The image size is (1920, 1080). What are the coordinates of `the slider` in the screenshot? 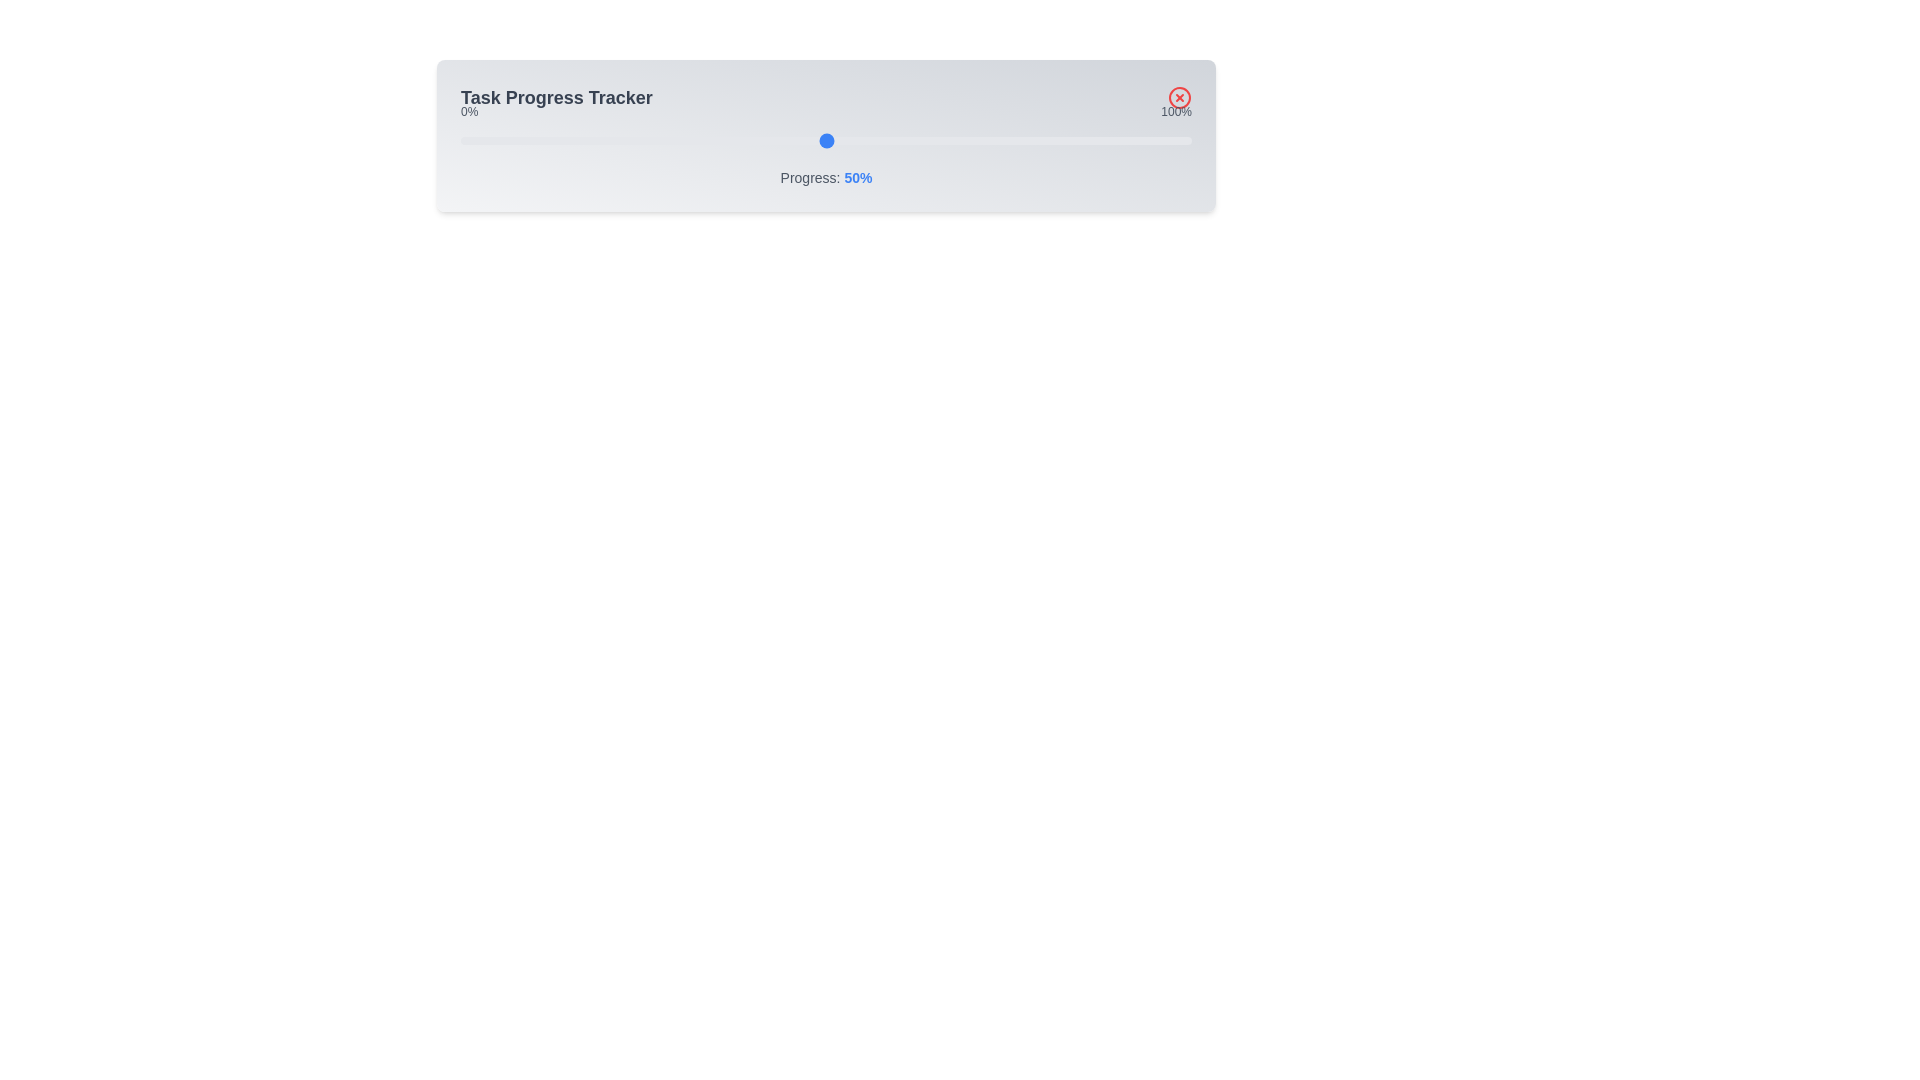 It's located at (877, 140).